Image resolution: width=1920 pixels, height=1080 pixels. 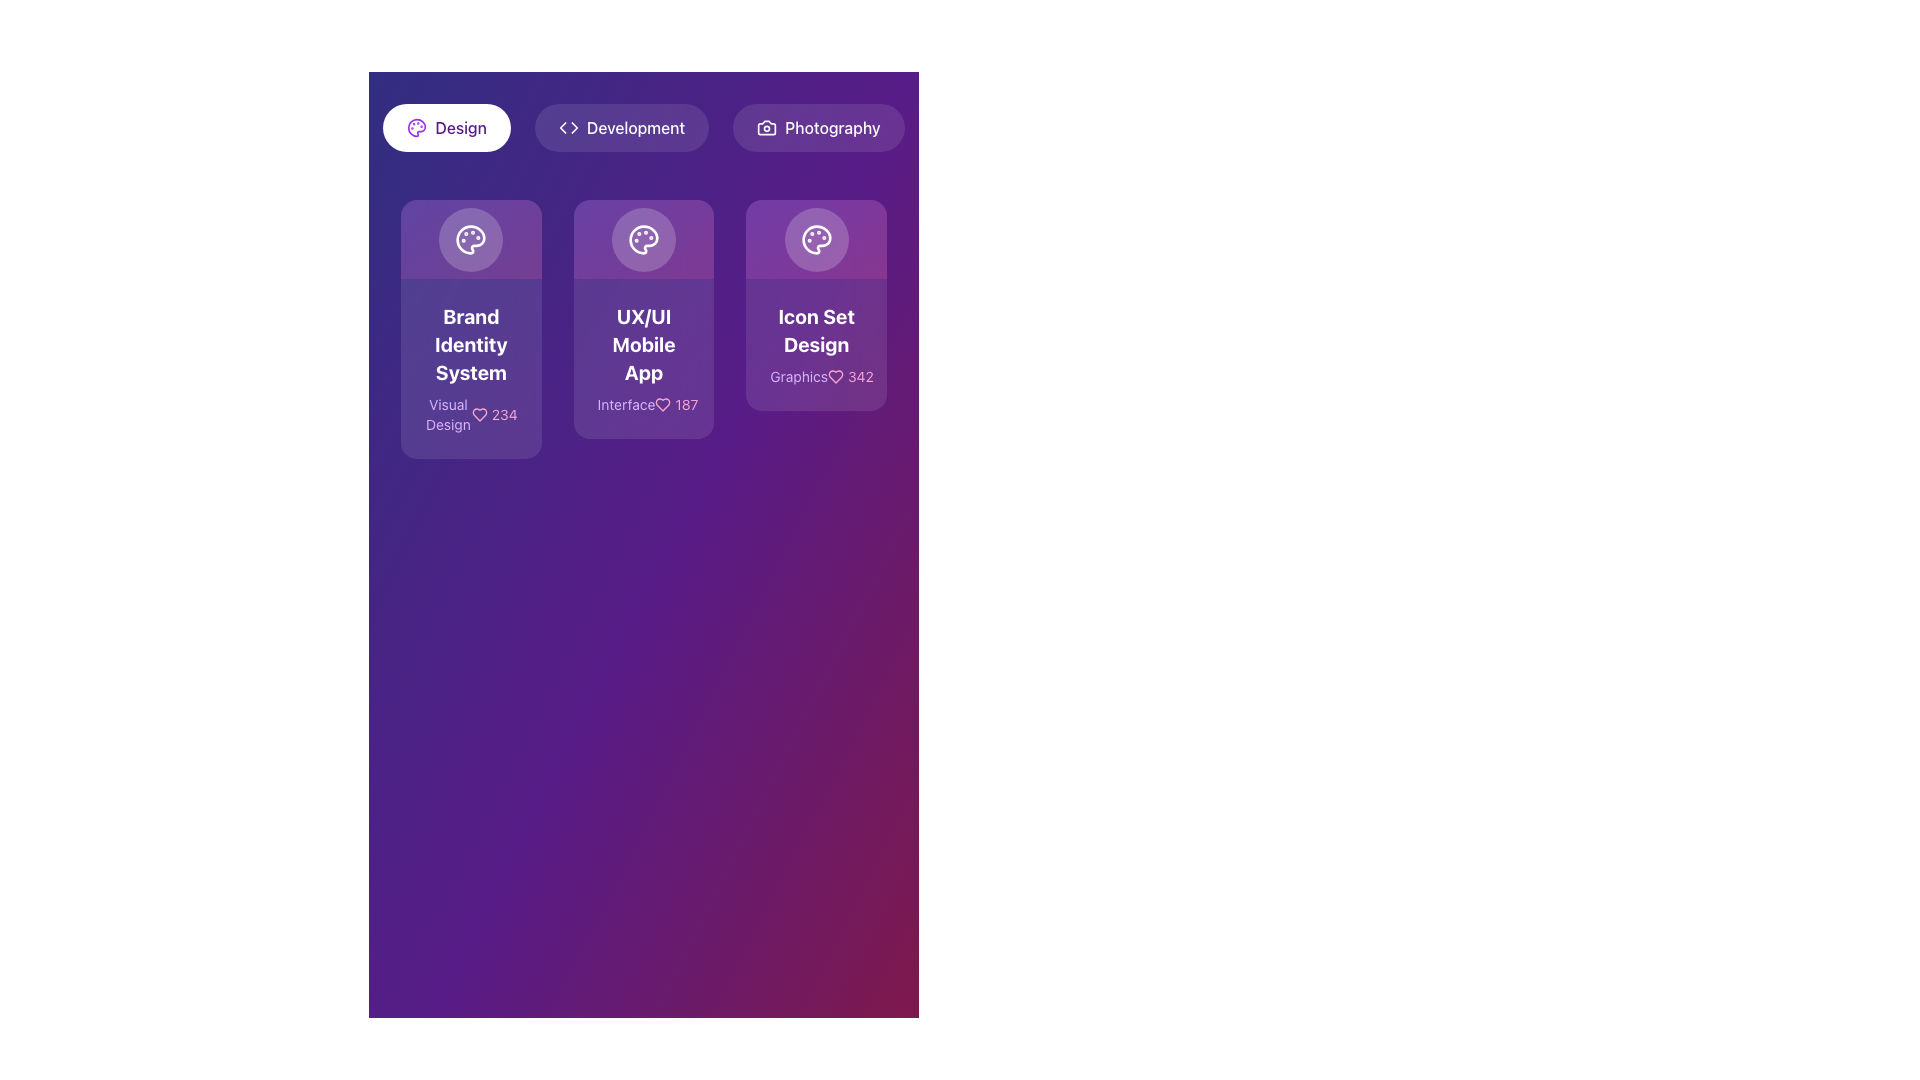 What do you see at coordinates (643, 318) in the screenshot?
I see `the informational card in the grid layout that displays details about a UX/UI mobile app project and indicates a related element count of '187'` at bounding box center [643, 318].